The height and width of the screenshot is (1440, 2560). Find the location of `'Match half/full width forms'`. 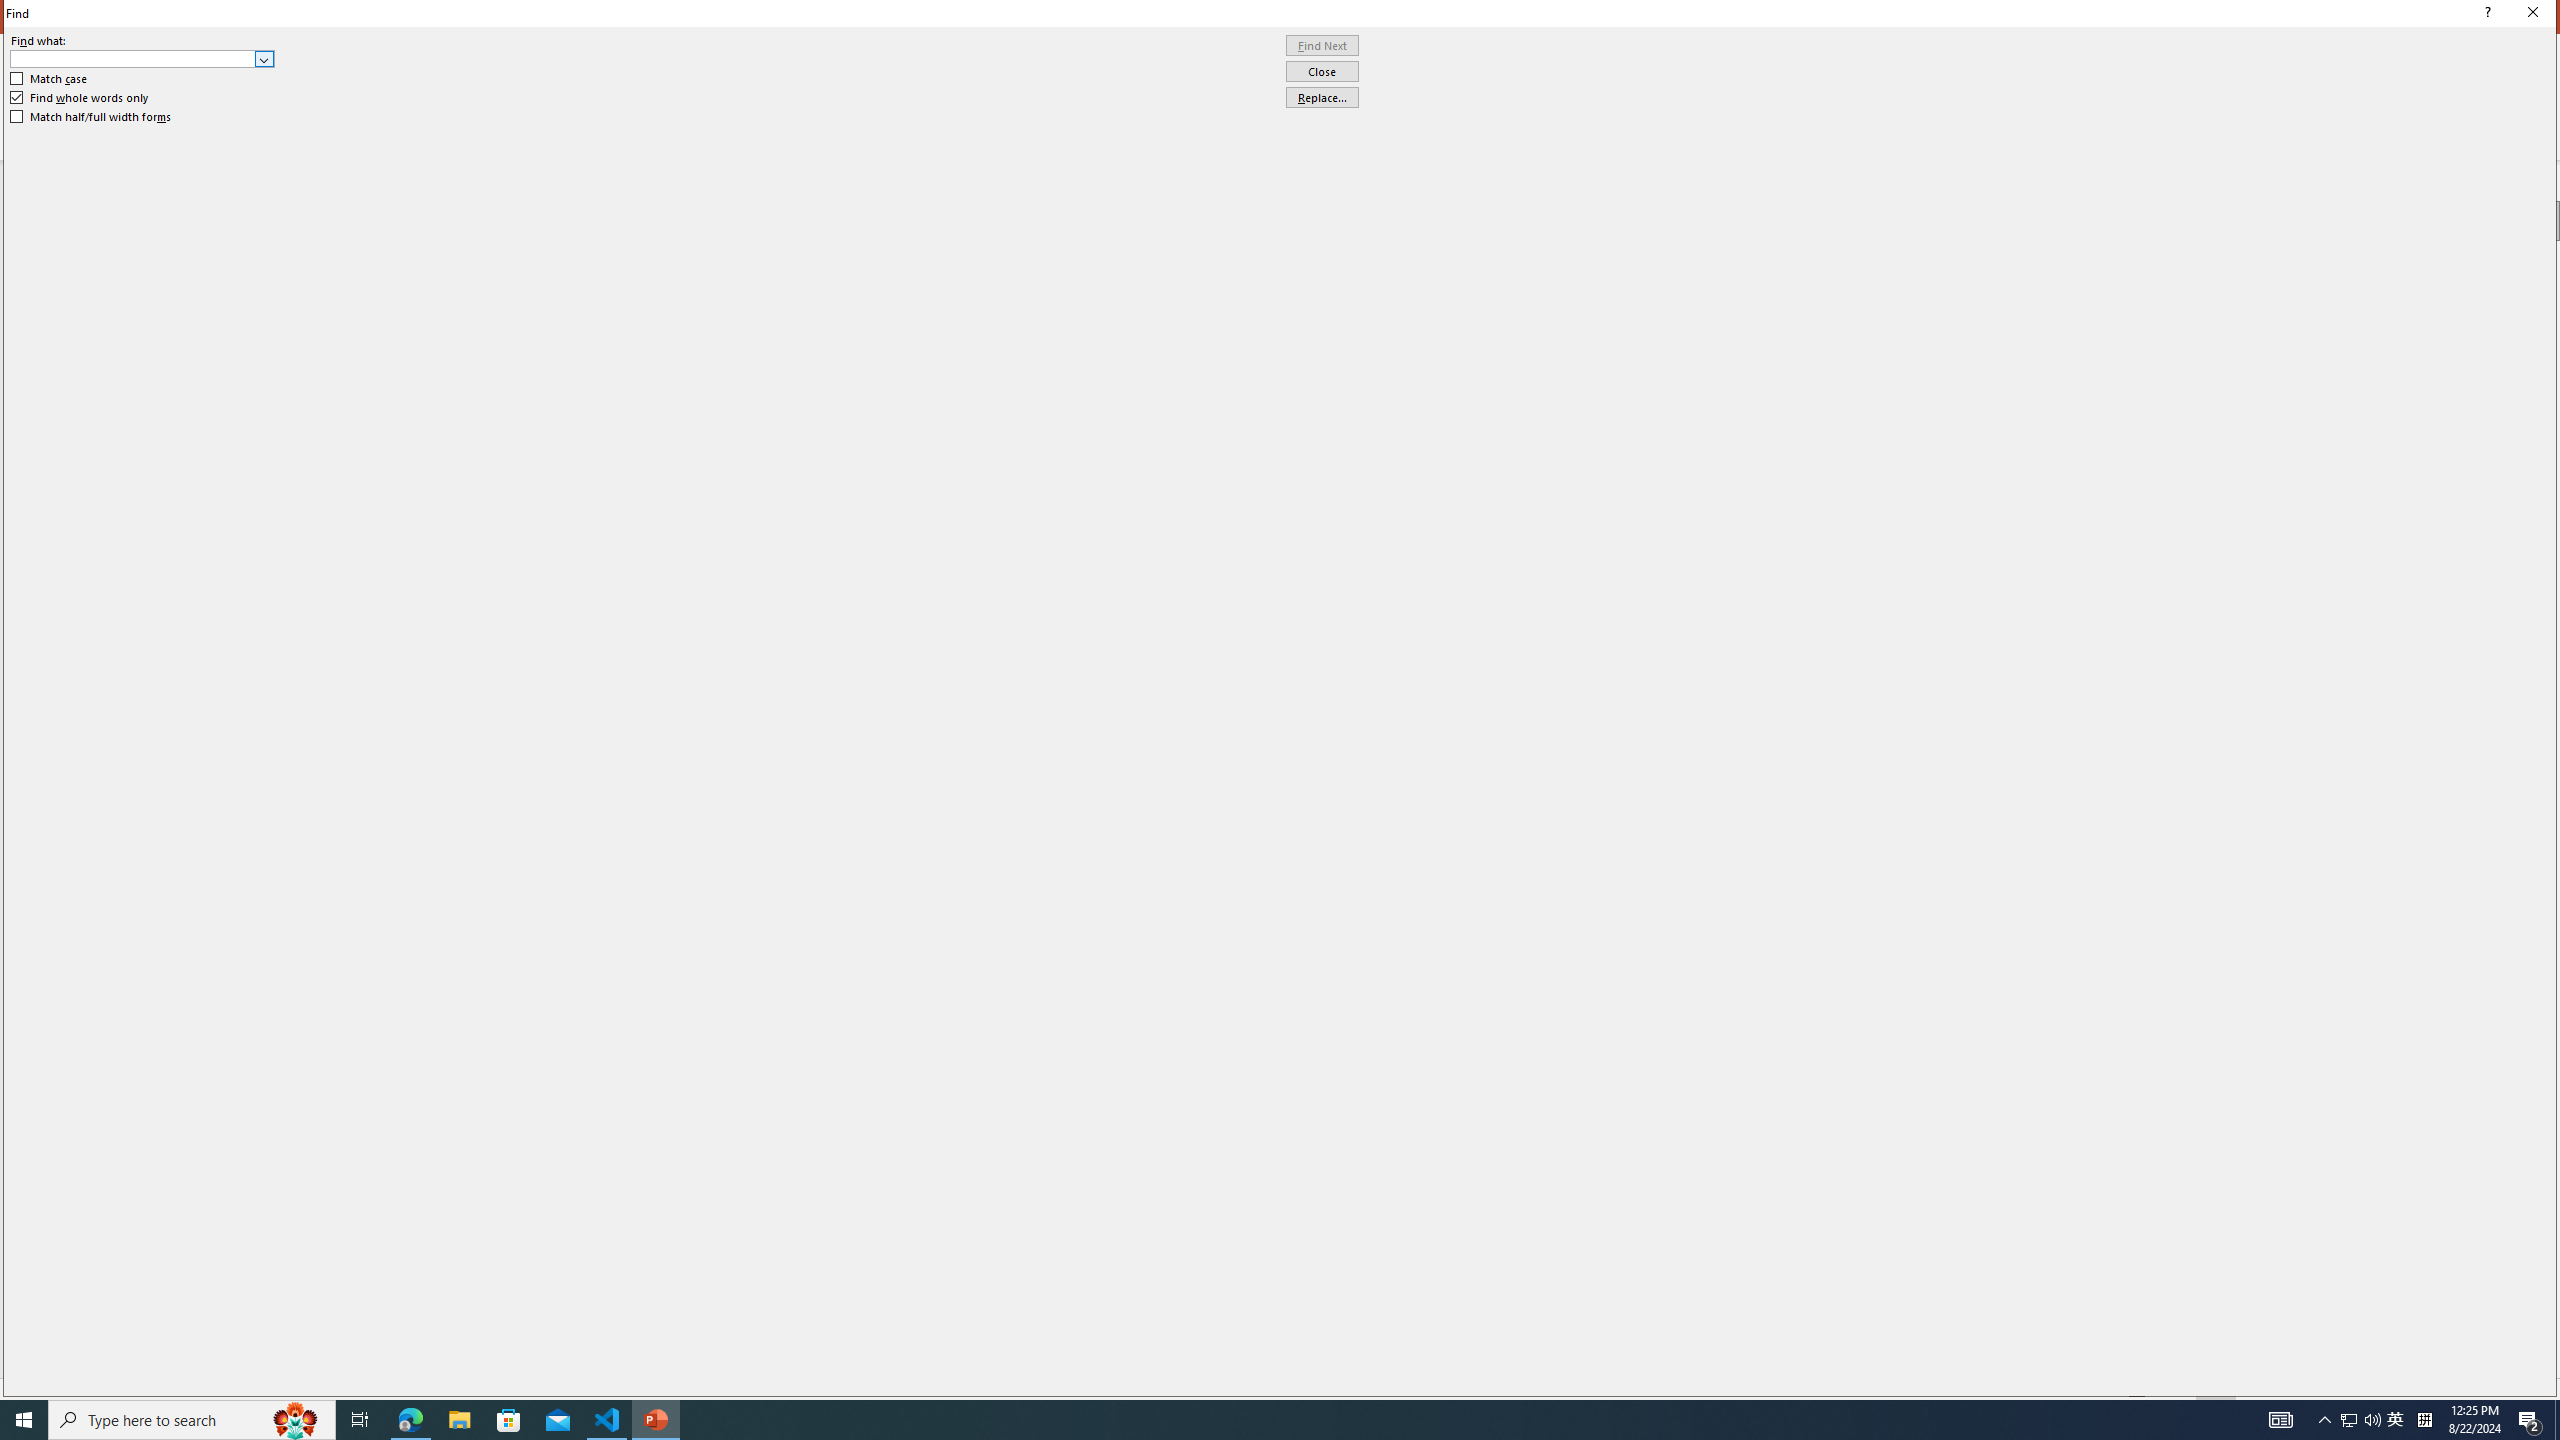

'Match half/full width forms' is located at coordinates (91, 116).